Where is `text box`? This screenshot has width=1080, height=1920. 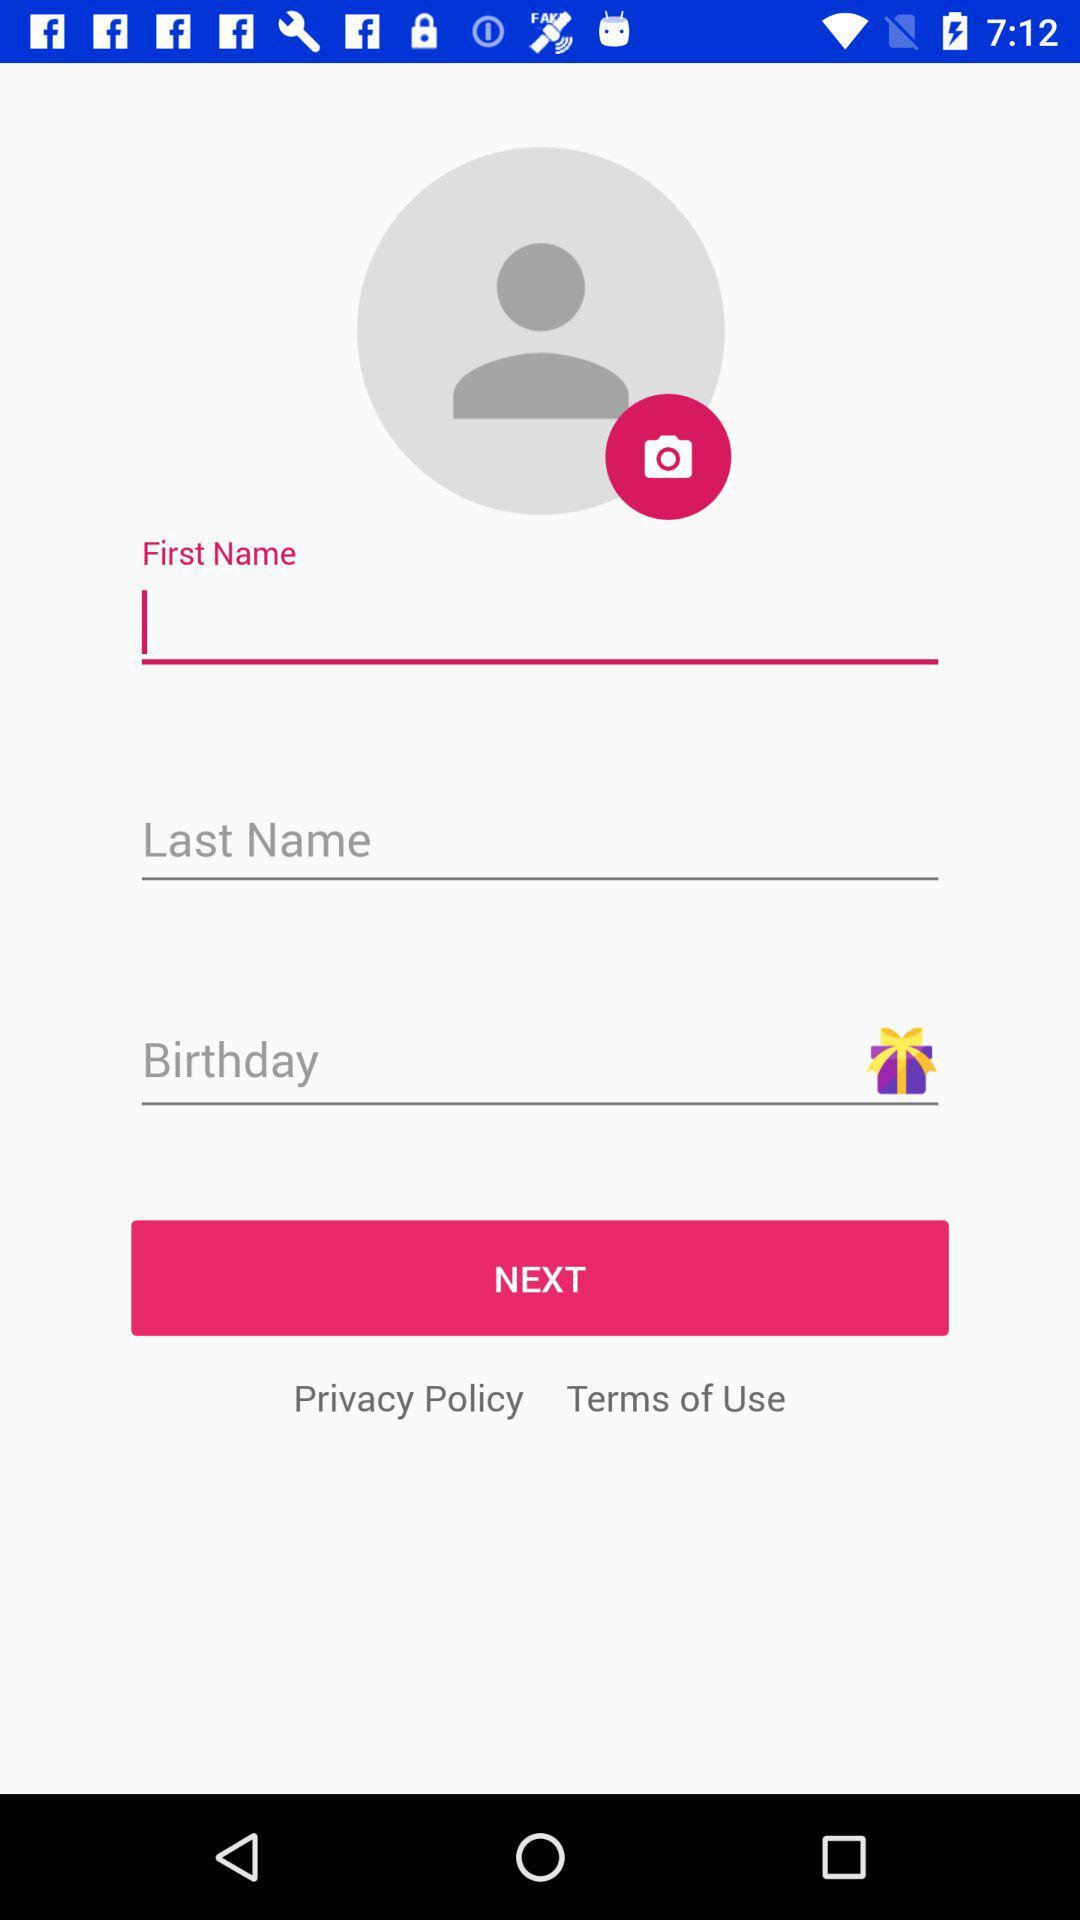 text box is located at coordinates (540, 841).